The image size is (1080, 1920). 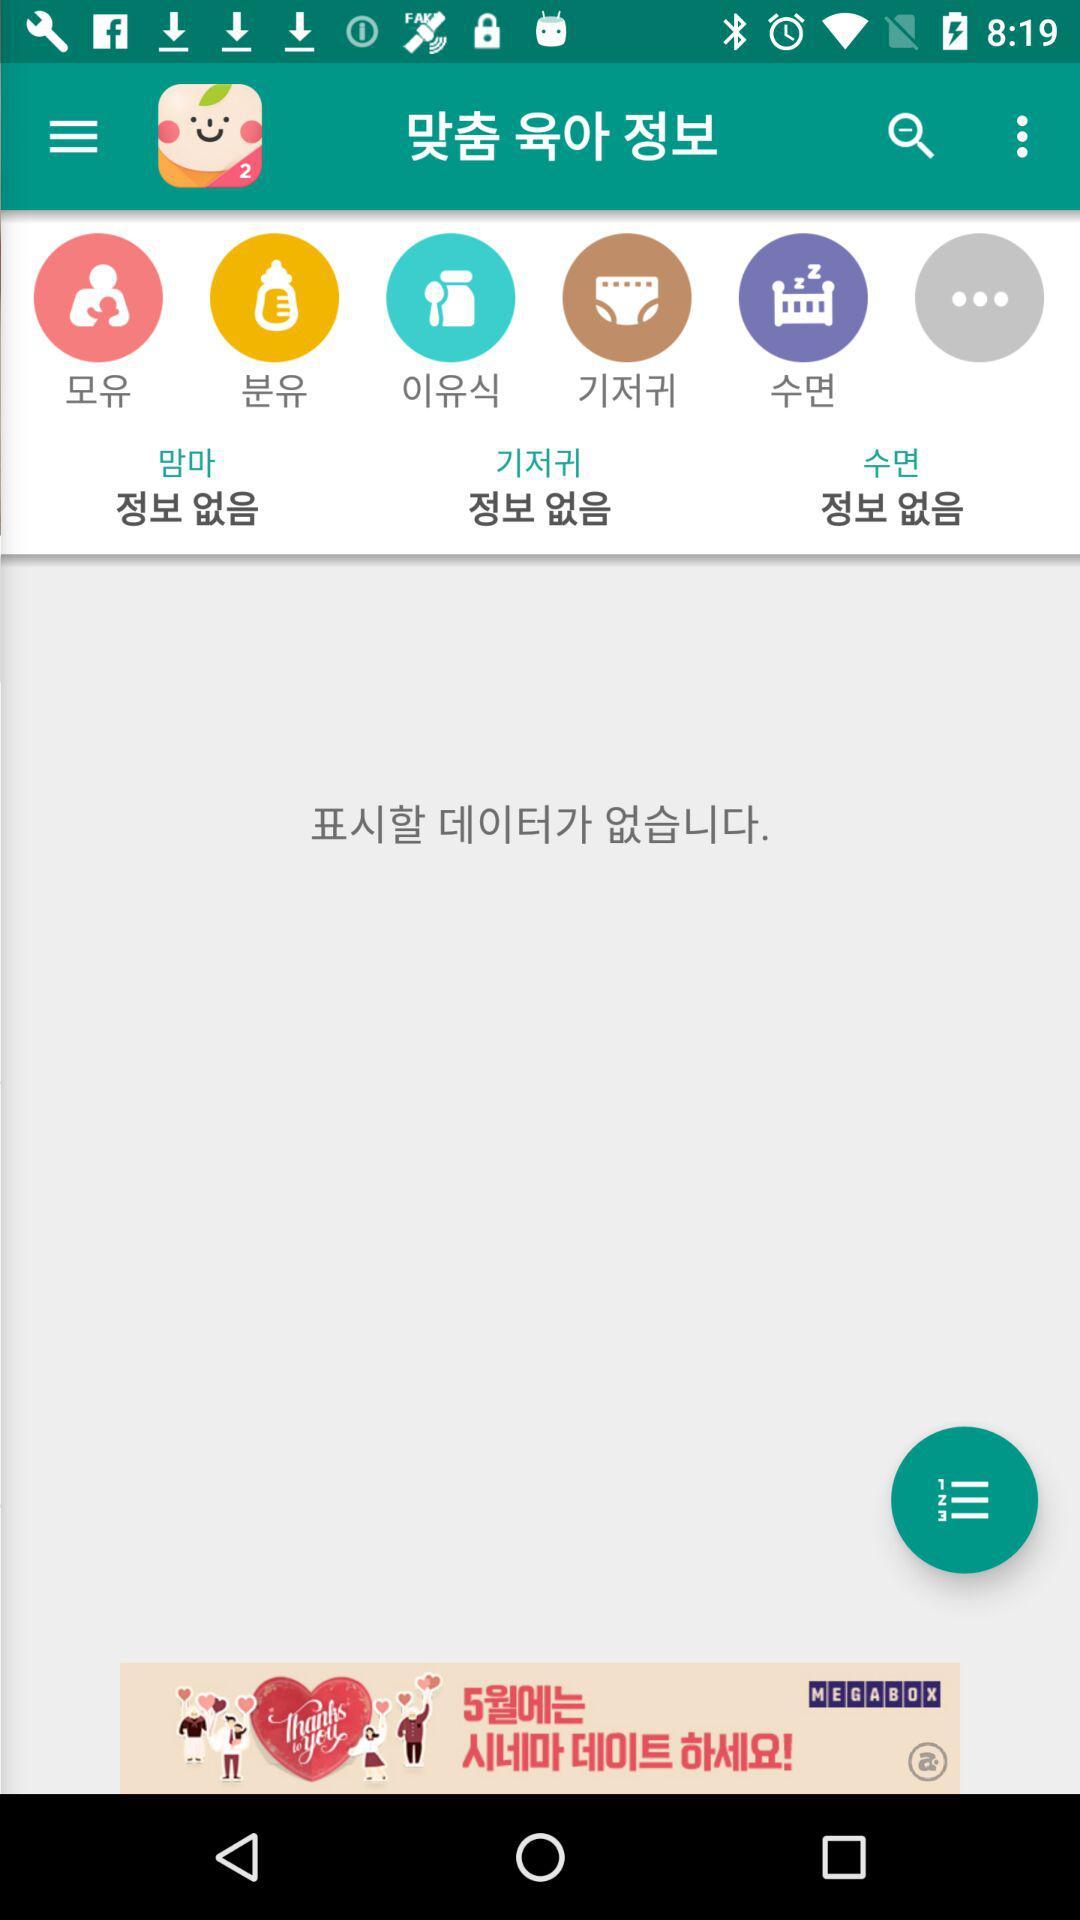 What do you see at coordinates (626, 296) in the screenshot?
I see `fourth icon at top` at bounding box center [626, 296].